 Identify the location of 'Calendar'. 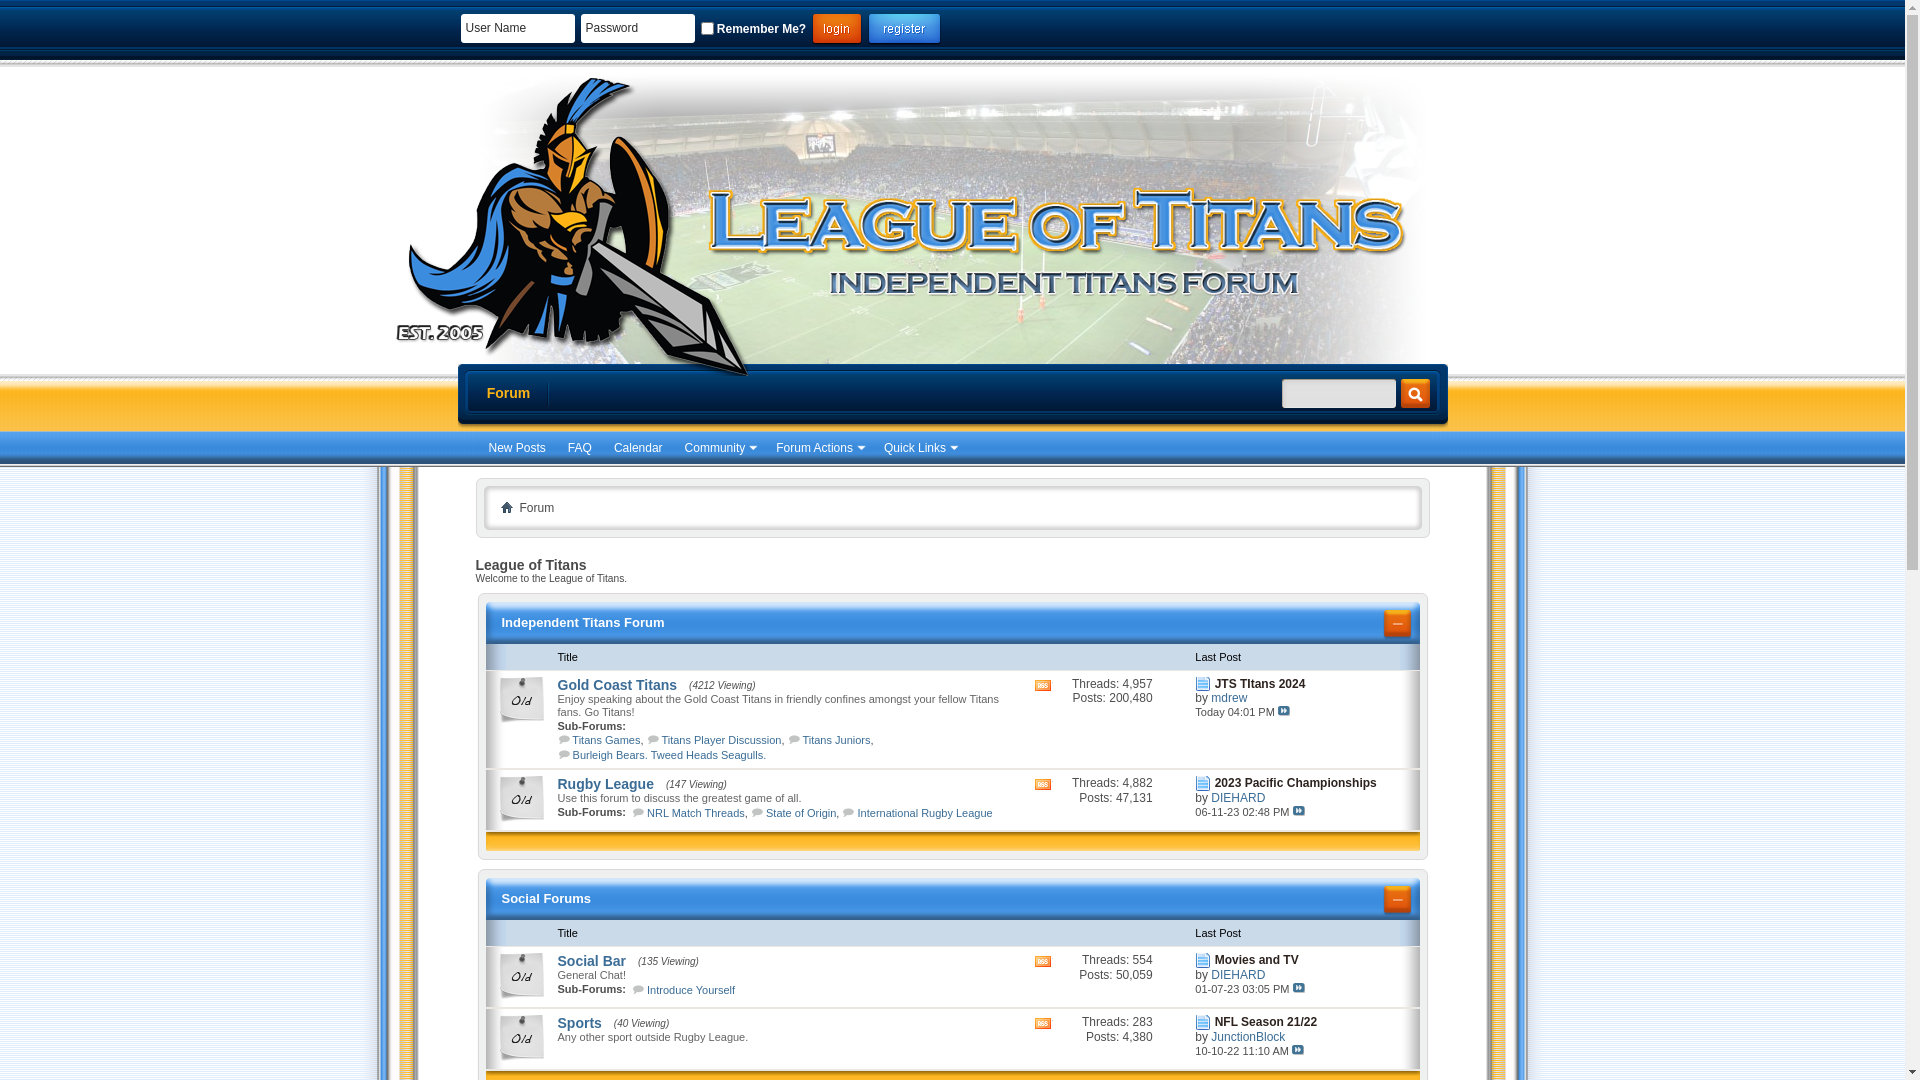
(637, 447).